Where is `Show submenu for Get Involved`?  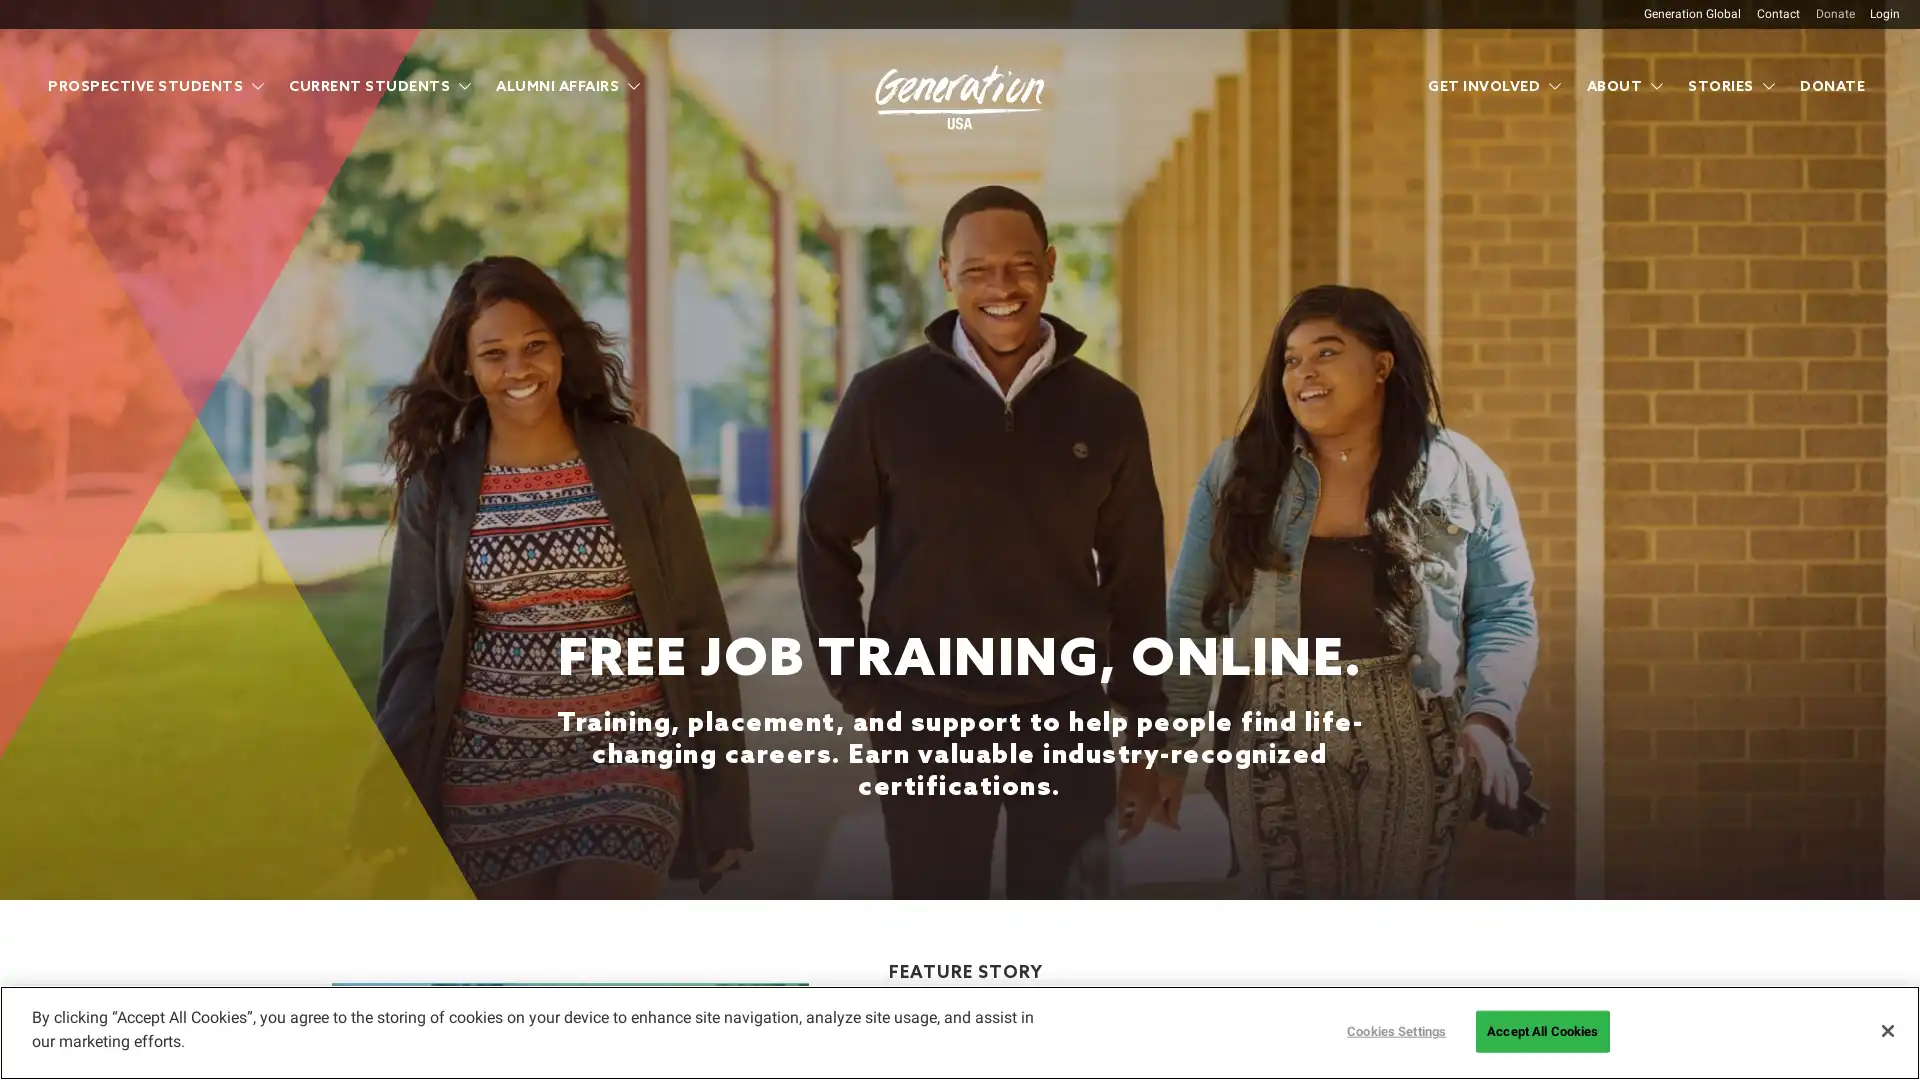 Show submenu for Get Involved is located at coordinates (1554, 85).